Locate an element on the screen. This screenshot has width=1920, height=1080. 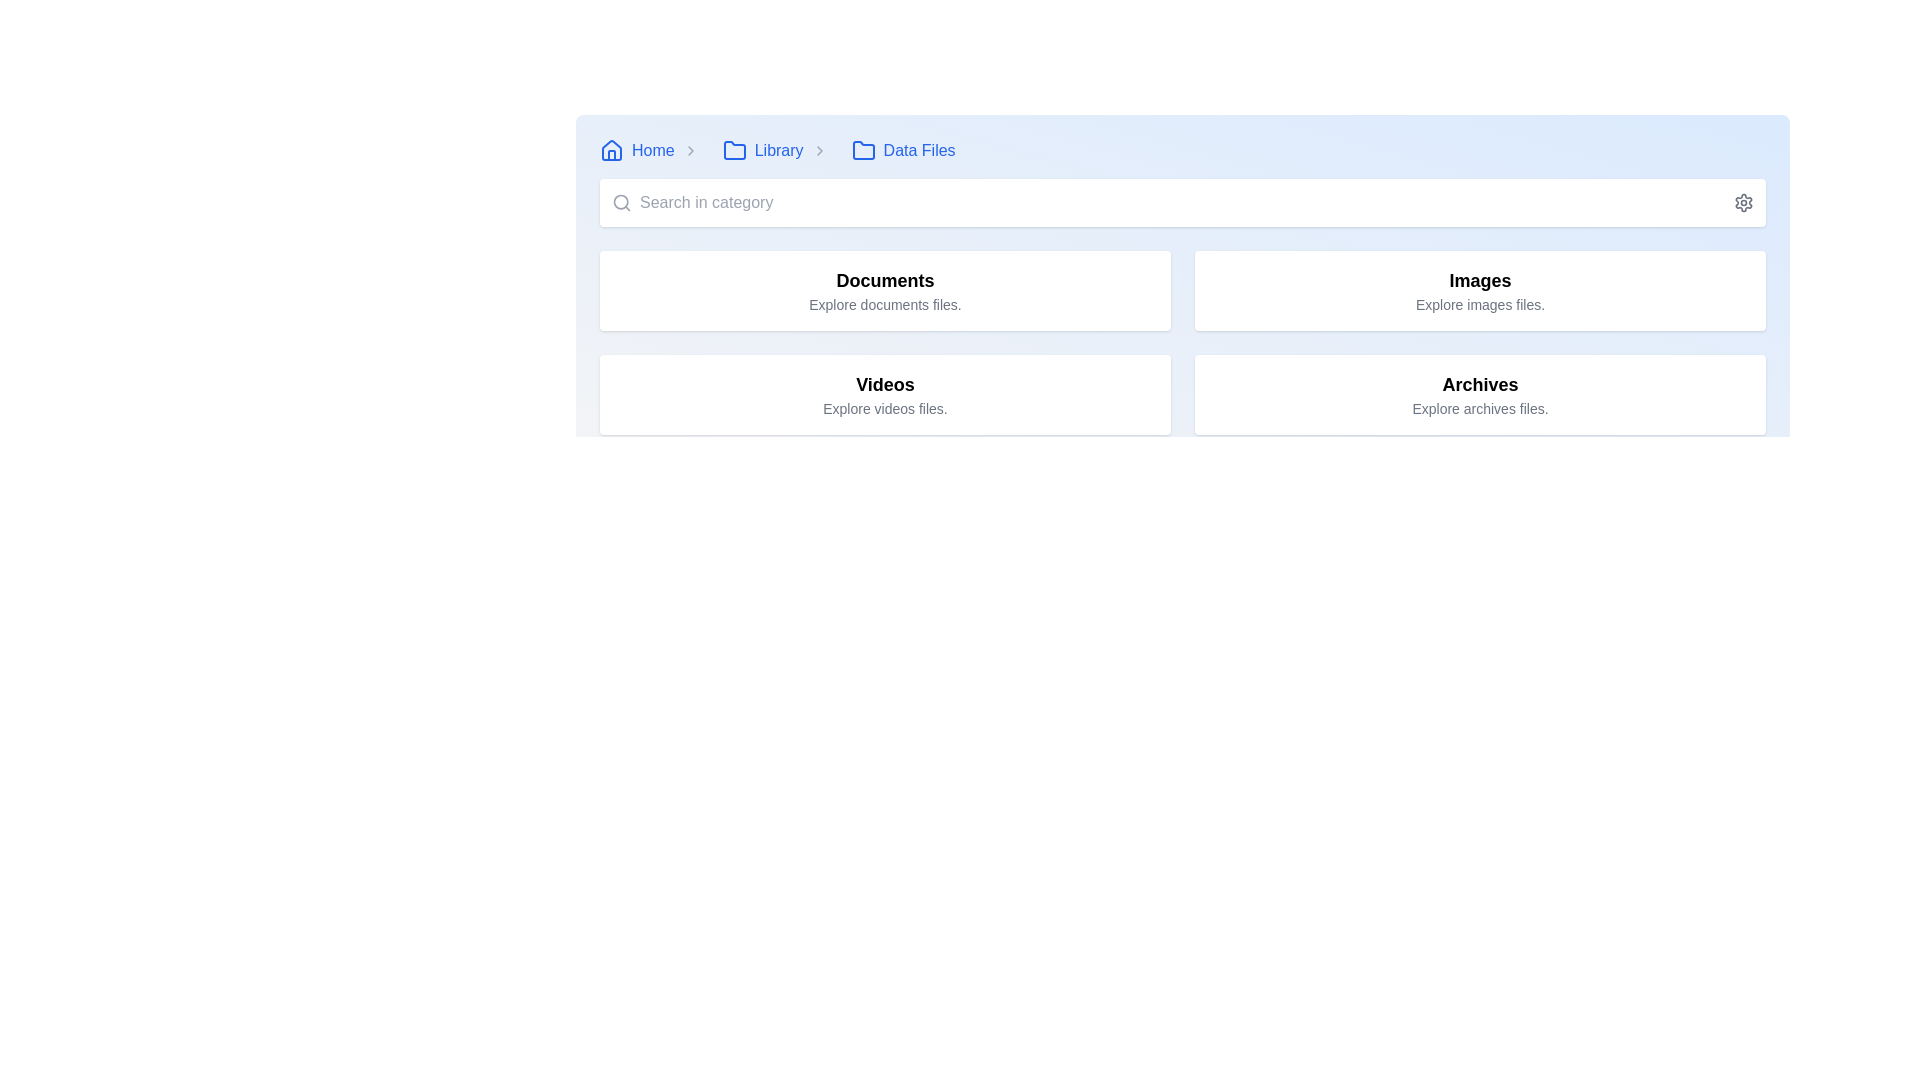
the folder icon in the breadcrumb navigation bar, located between 'Library' and 'Data Files' is located at coordinates (733, 149).